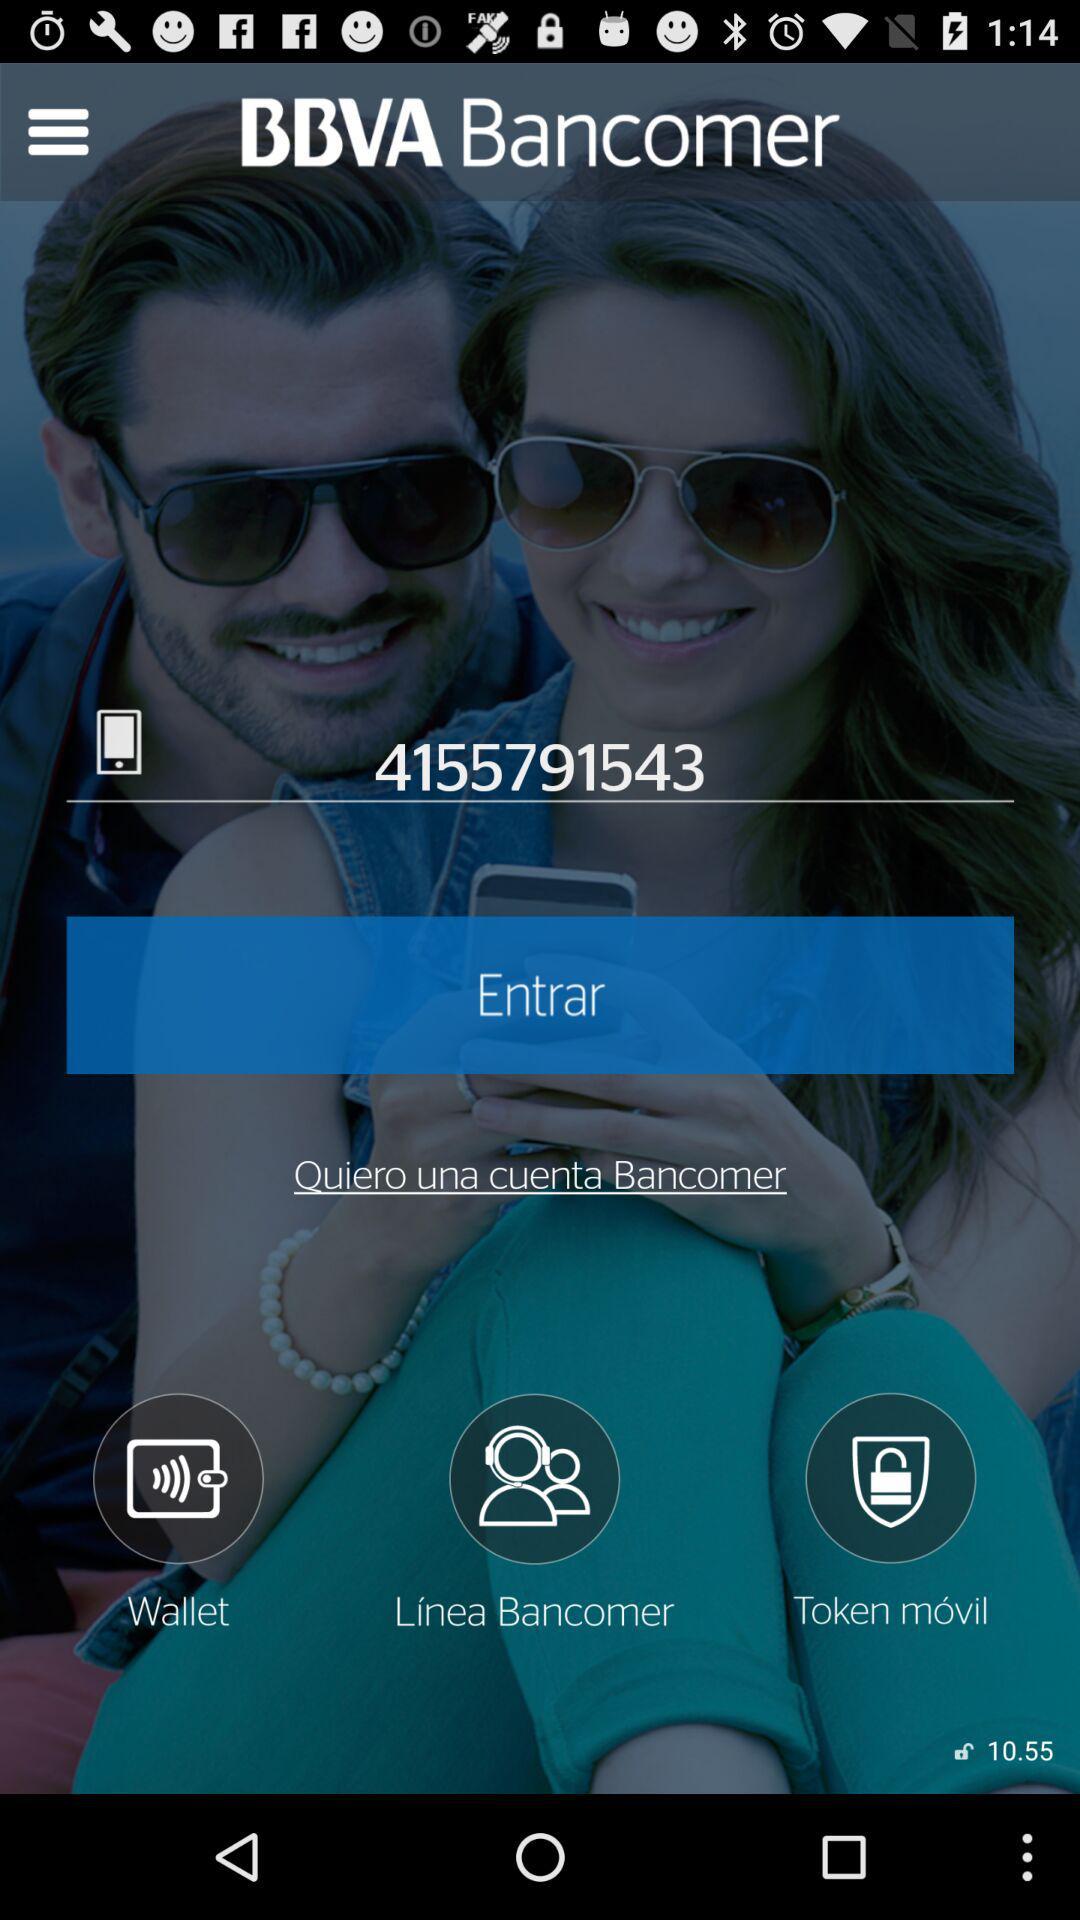  What do you see at coordinates (56, 131) in the screenshot?
I see `drop down bar` at bounding box center [56, 131].